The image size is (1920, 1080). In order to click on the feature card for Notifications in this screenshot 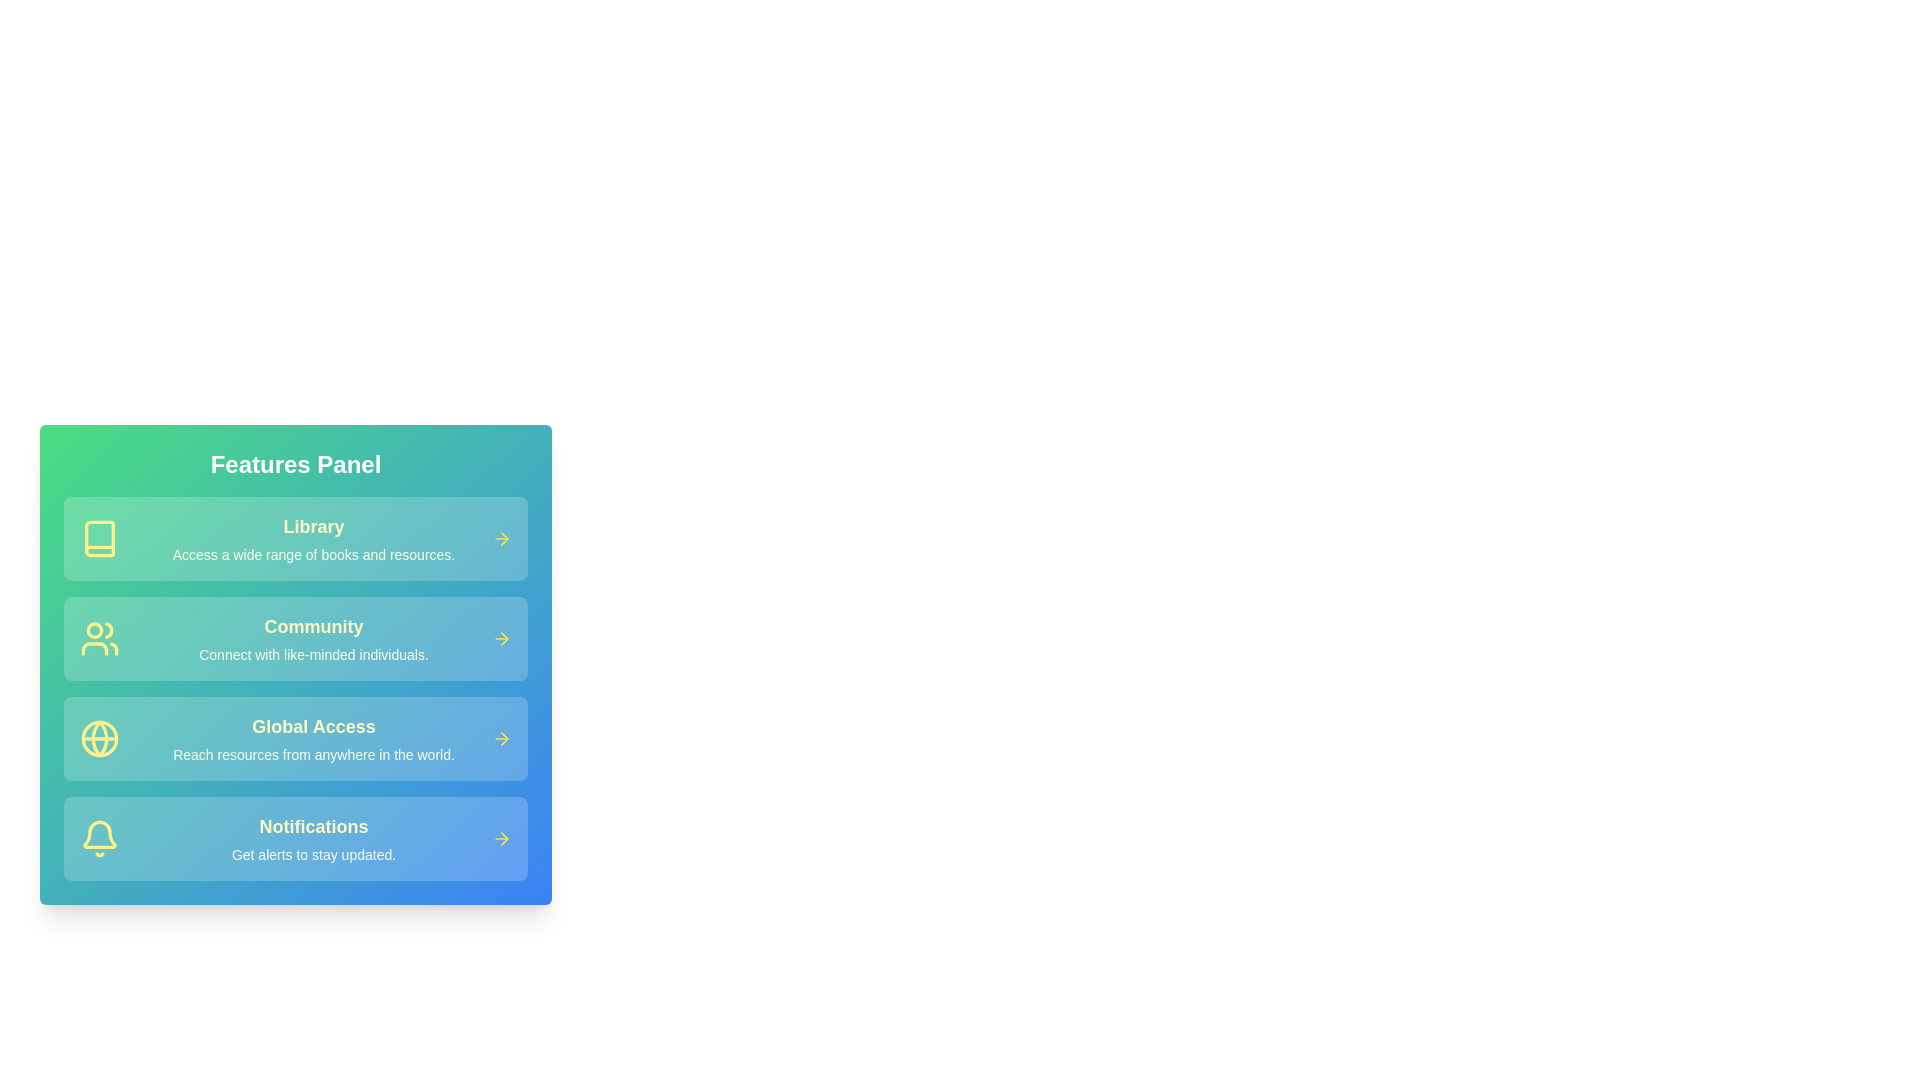, I will do `click(295, 839)`.